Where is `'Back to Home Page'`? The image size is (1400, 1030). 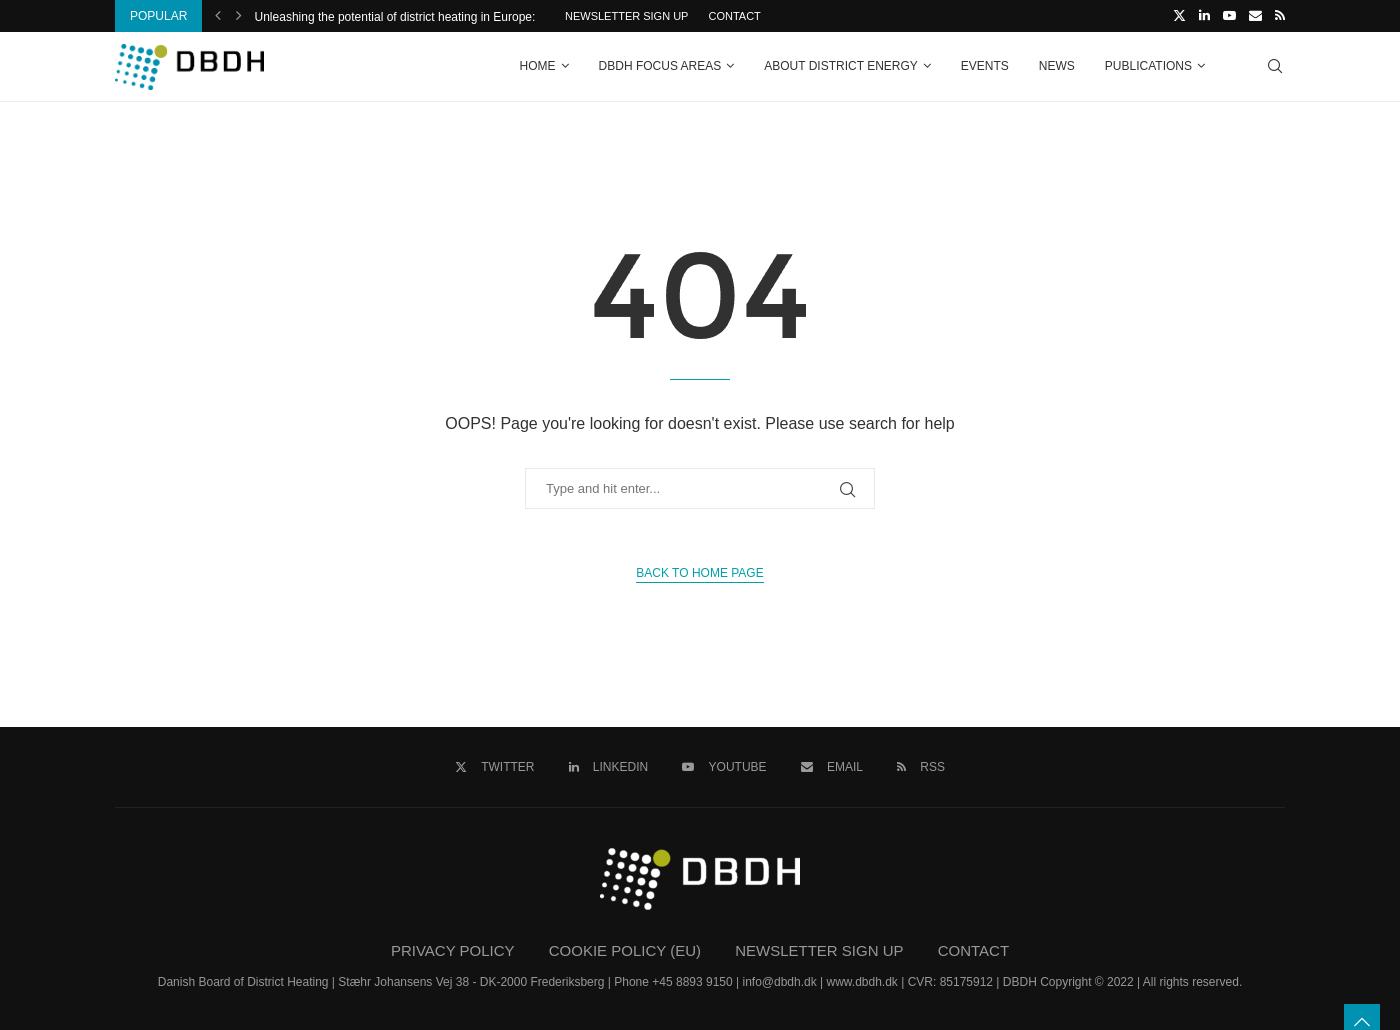 'Back to Home Page' is located at coordinates (699, 572).